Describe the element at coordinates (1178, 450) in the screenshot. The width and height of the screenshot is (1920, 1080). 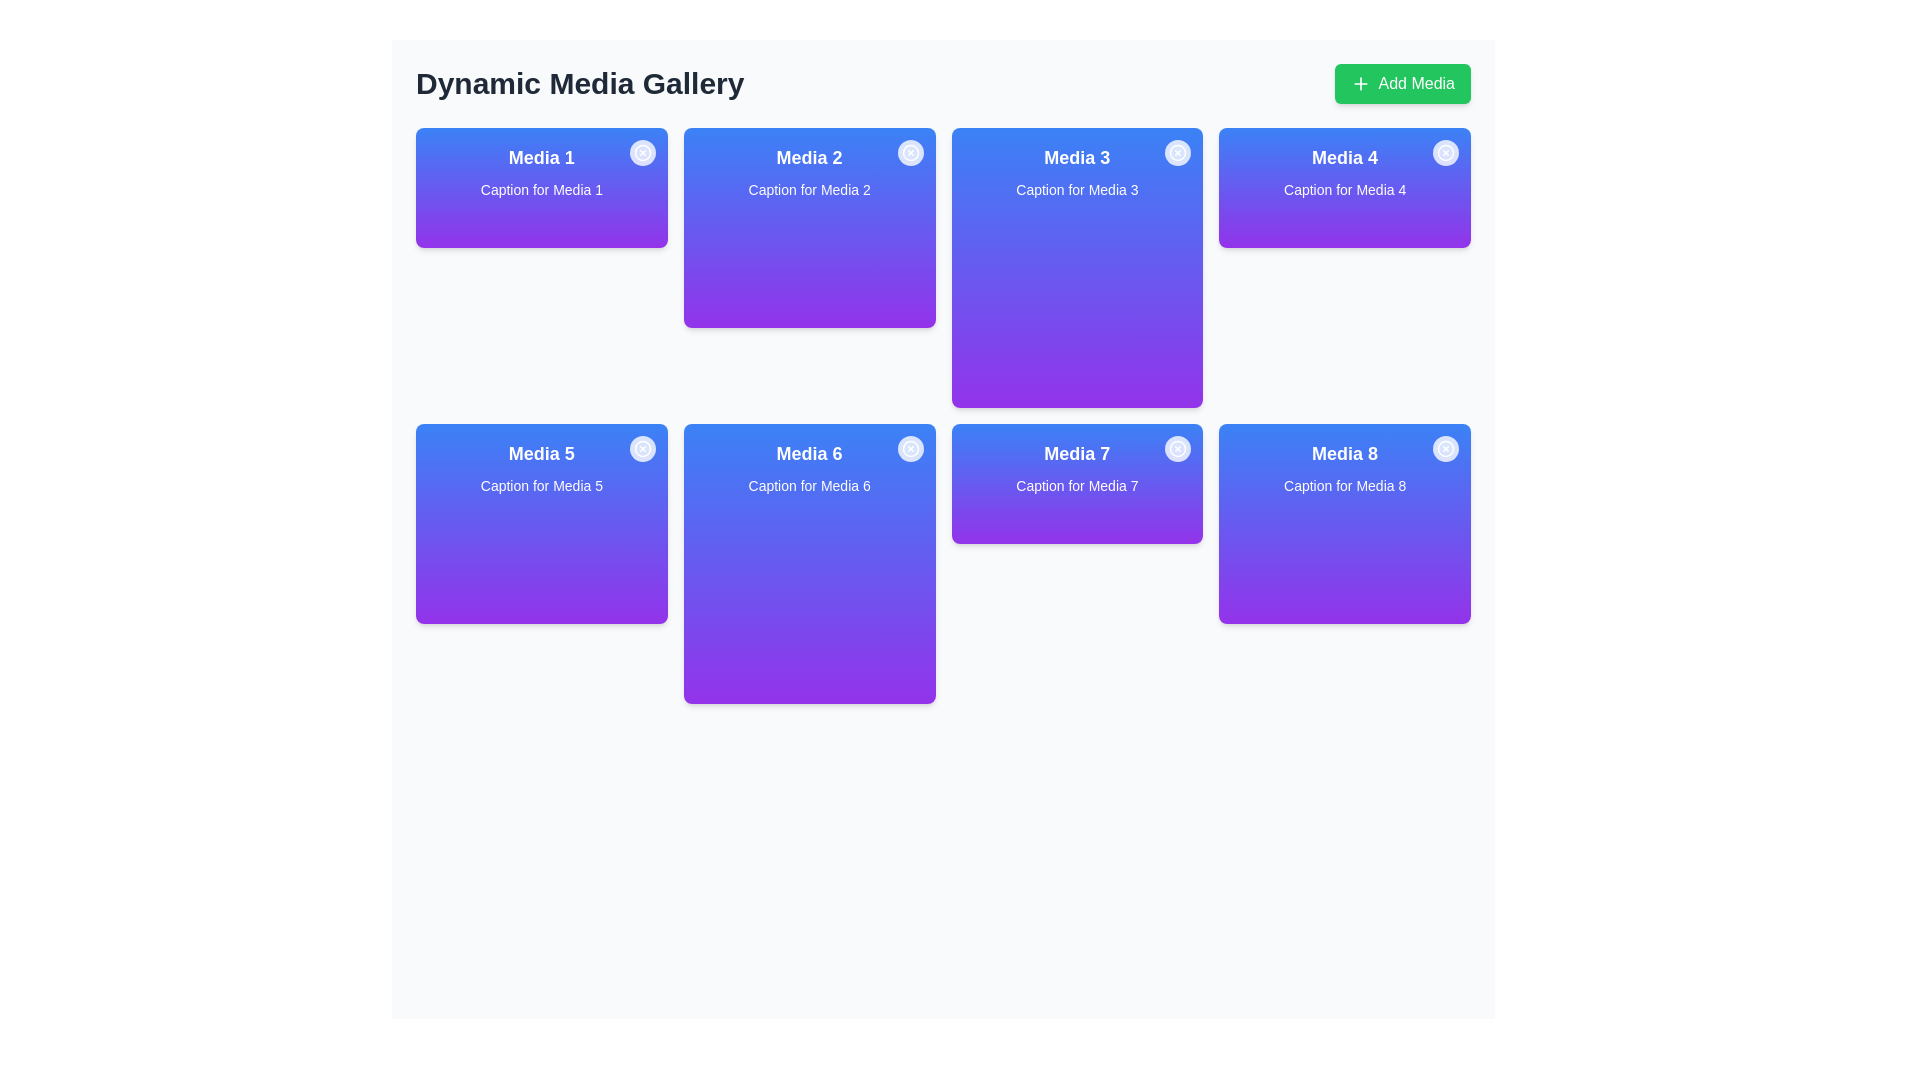
I see `the close button located at the top-right corner of the card labeled 'Media 7' for accessibility navigation` at that location.